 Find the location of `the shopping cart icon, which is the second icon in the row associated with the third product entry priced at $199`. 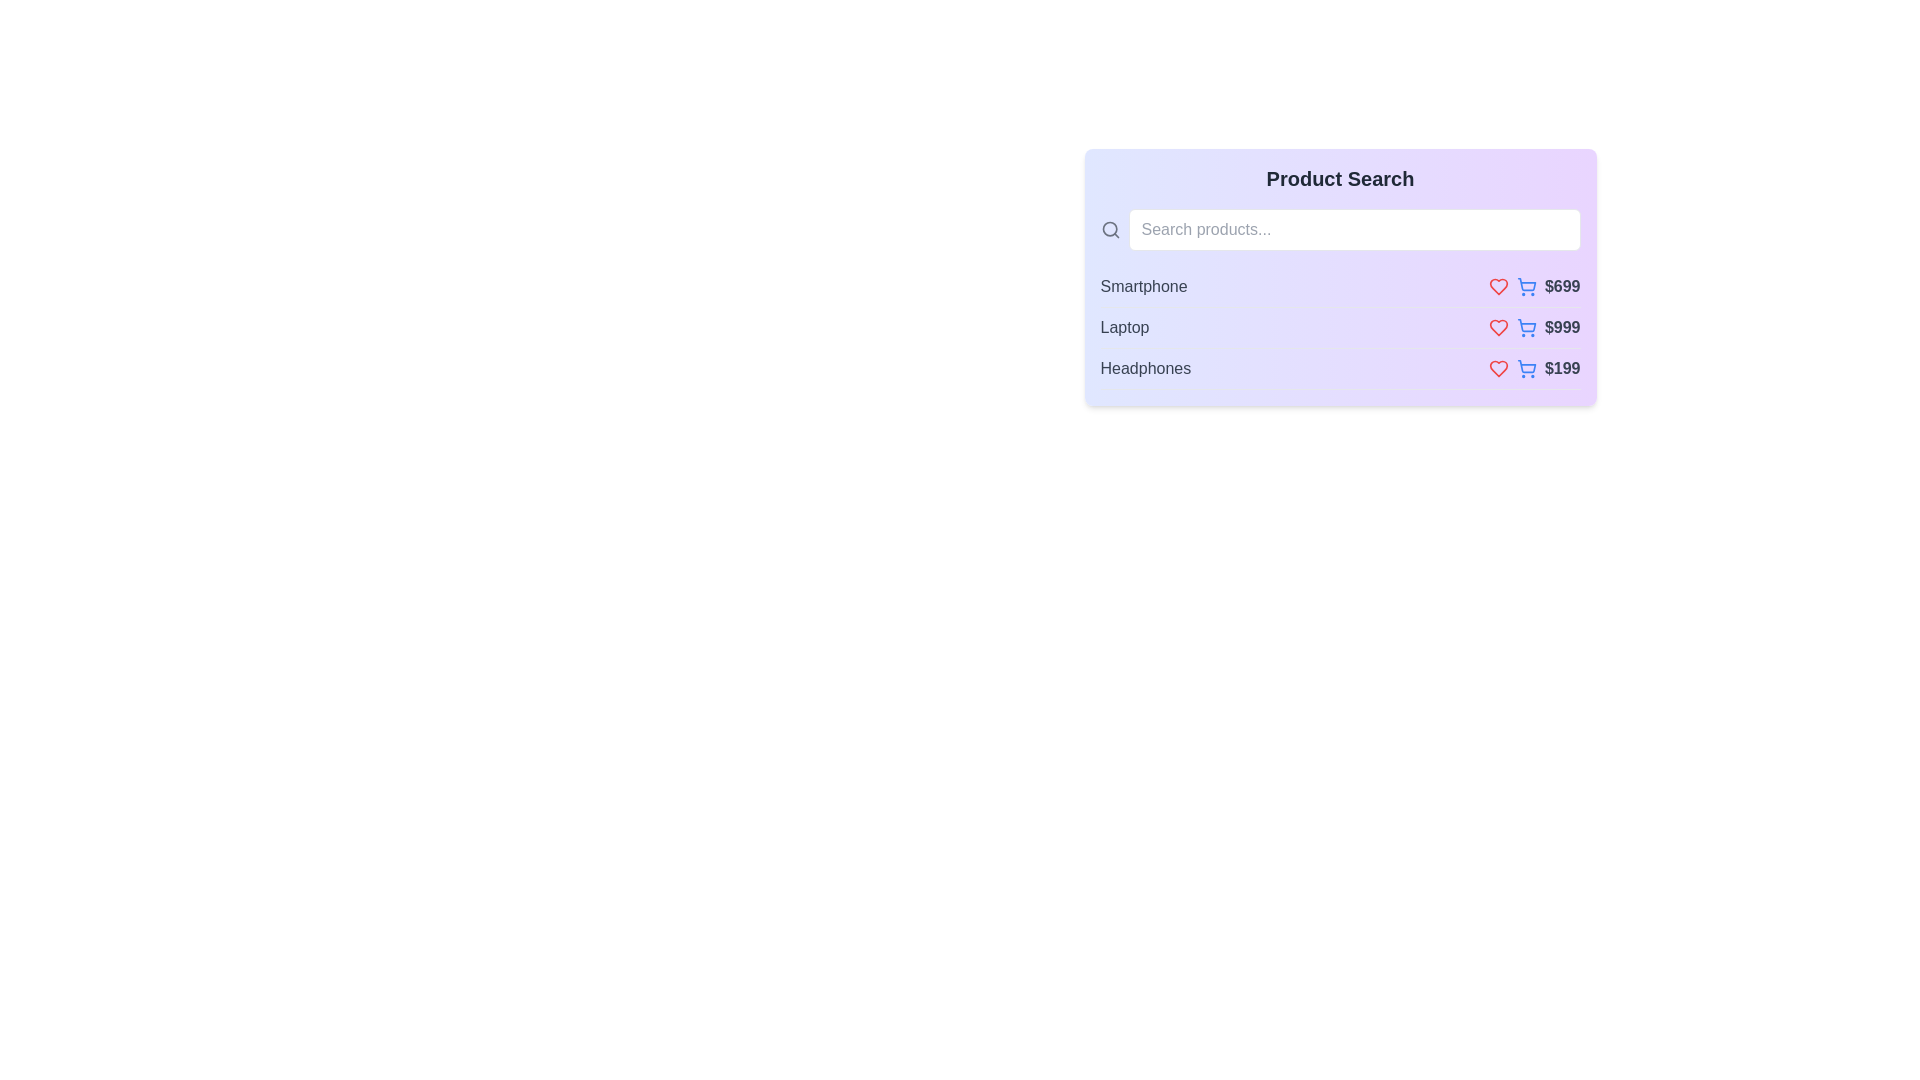

the shopping cart icon, which is the second icon in the row associated with the third product entry priced at $199 is located at coordinates (1525, 369).